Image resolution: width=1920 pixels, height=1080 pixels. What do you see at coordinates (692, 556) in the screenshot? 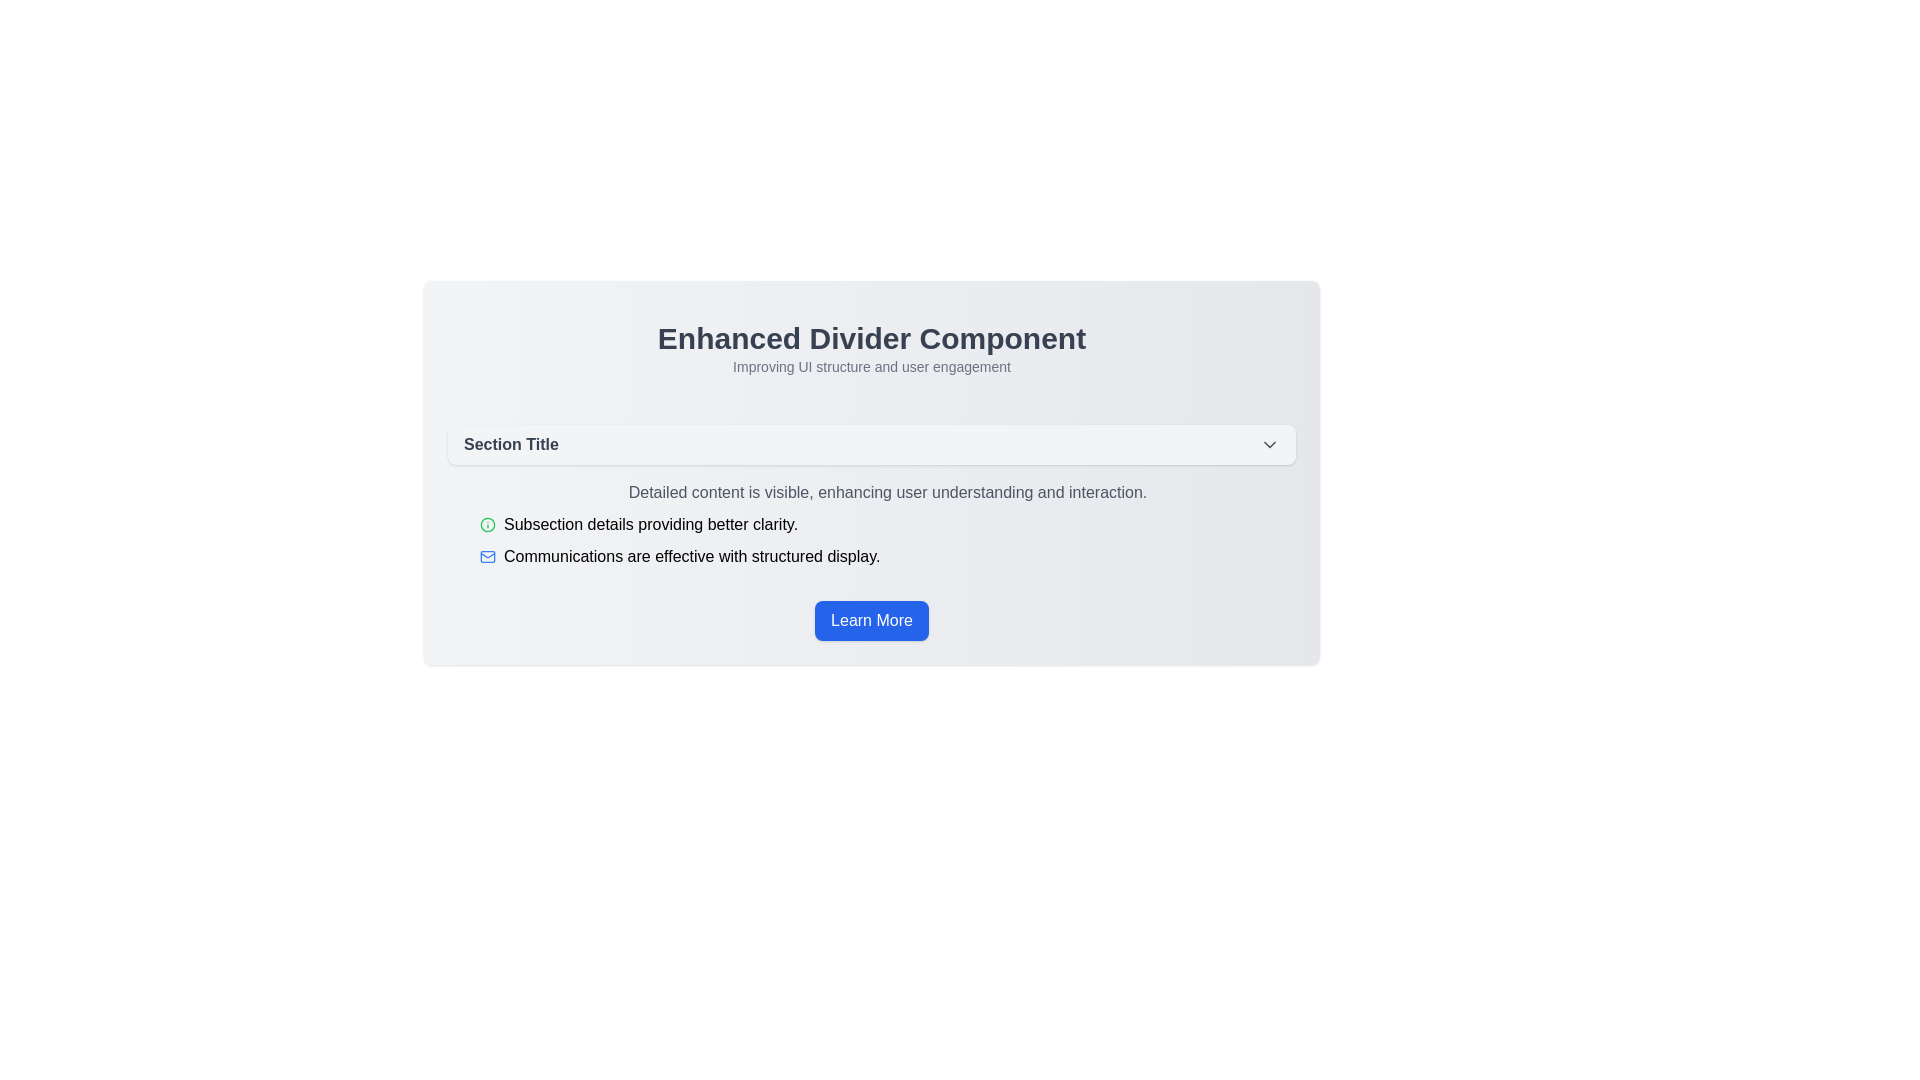
I see `the static text element displaying 'Communications are effective with structured display.' which is the second entry in a vertical list` at bounding box center [692, 556].